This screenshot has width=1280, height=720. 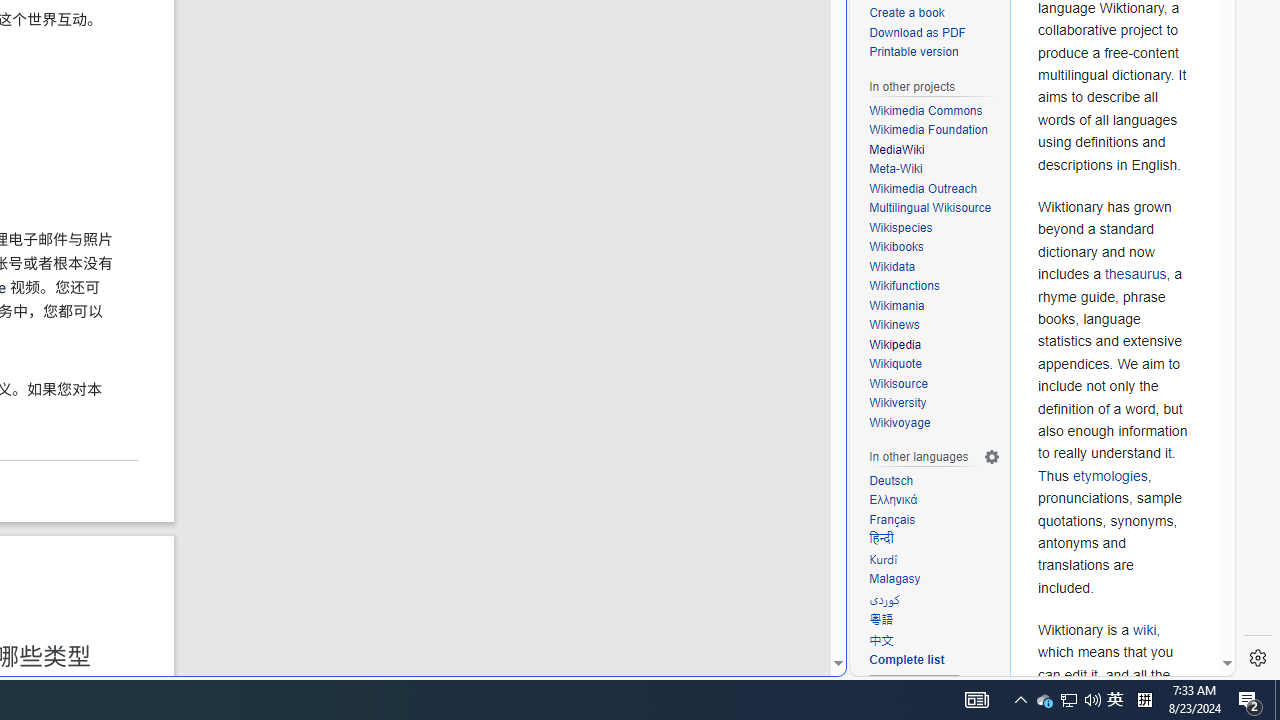 I want to click on 'Wikidata', so click(x=934, y=266).